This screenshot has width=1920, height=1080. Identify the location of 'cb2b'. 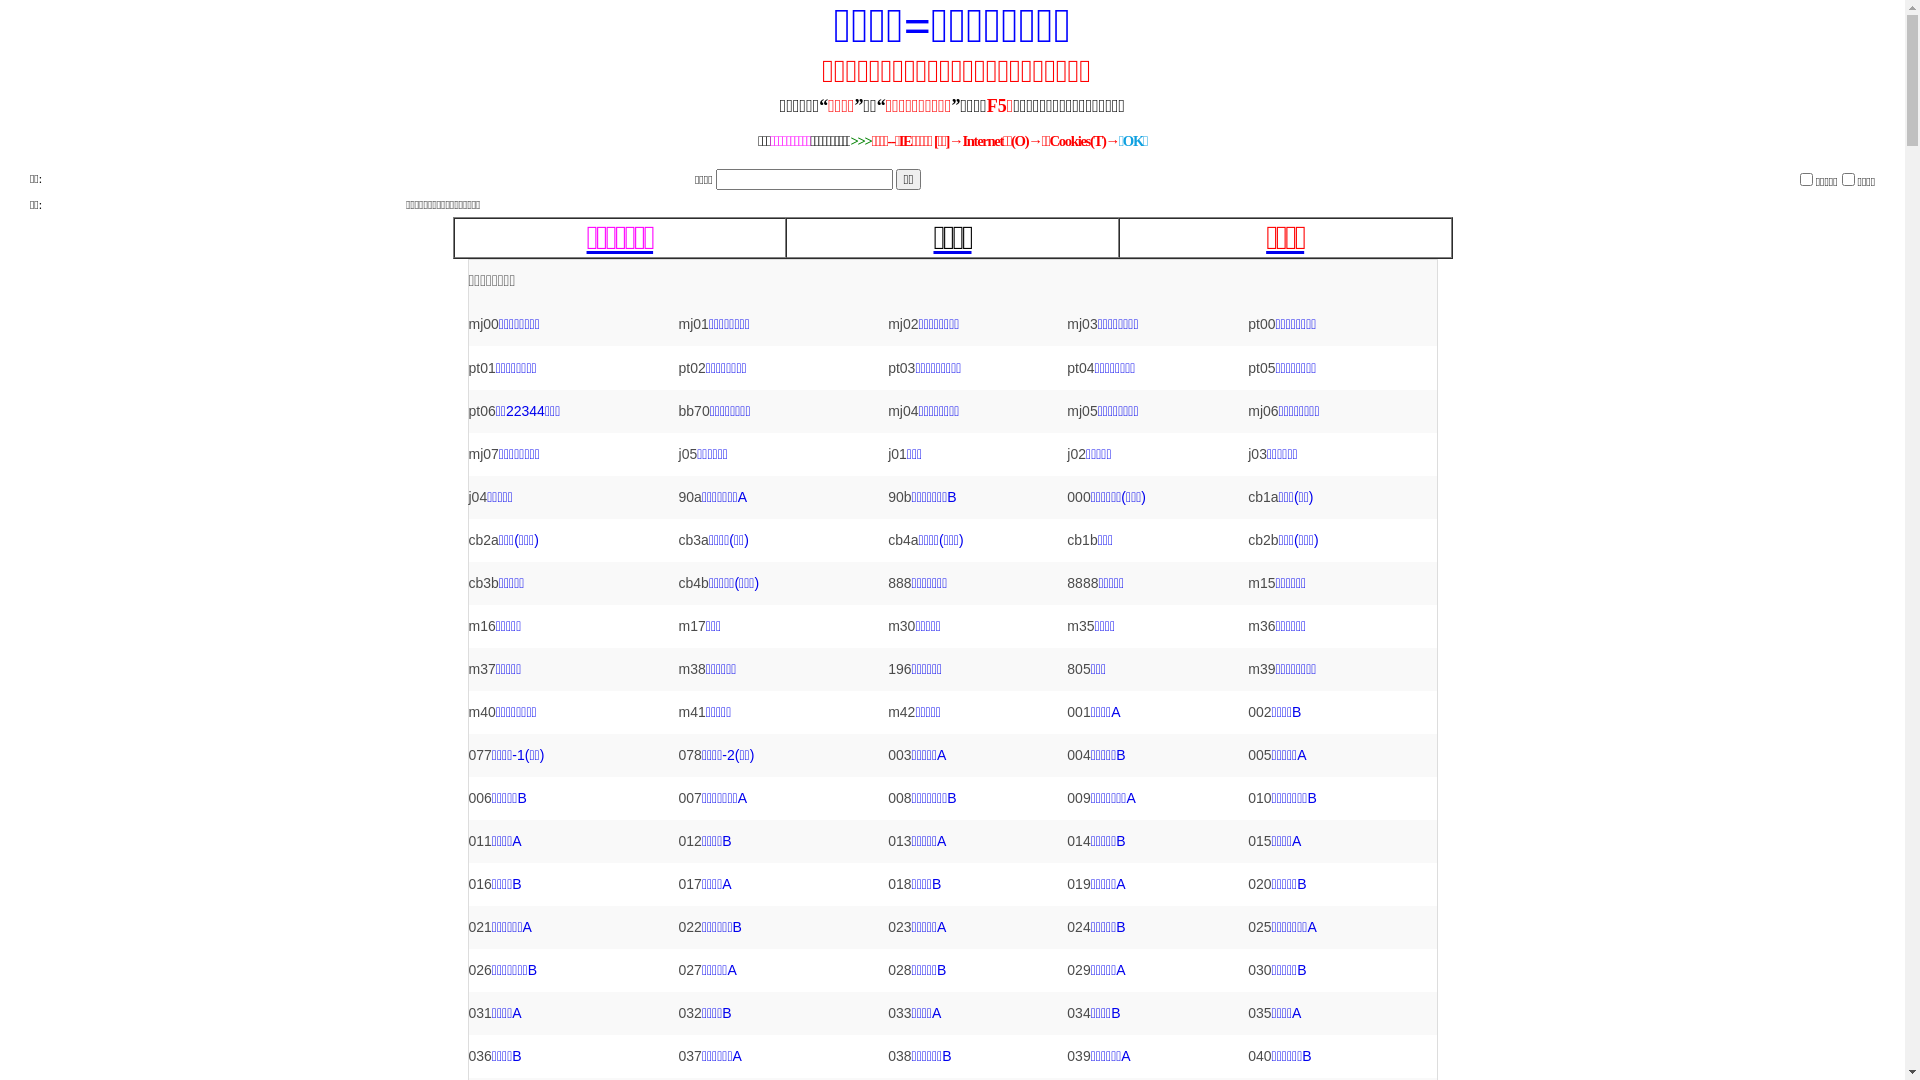
(1261, 540).